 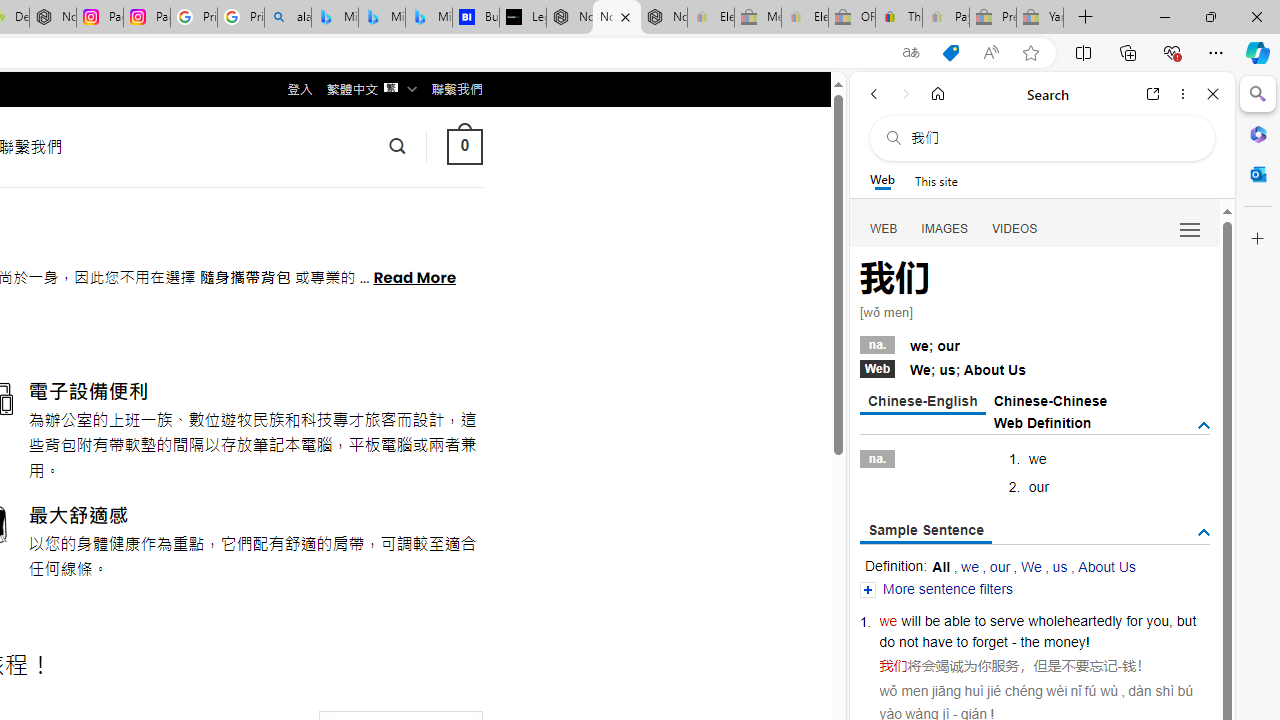 I want to click on 'Forward', so click(x=905, y=93).